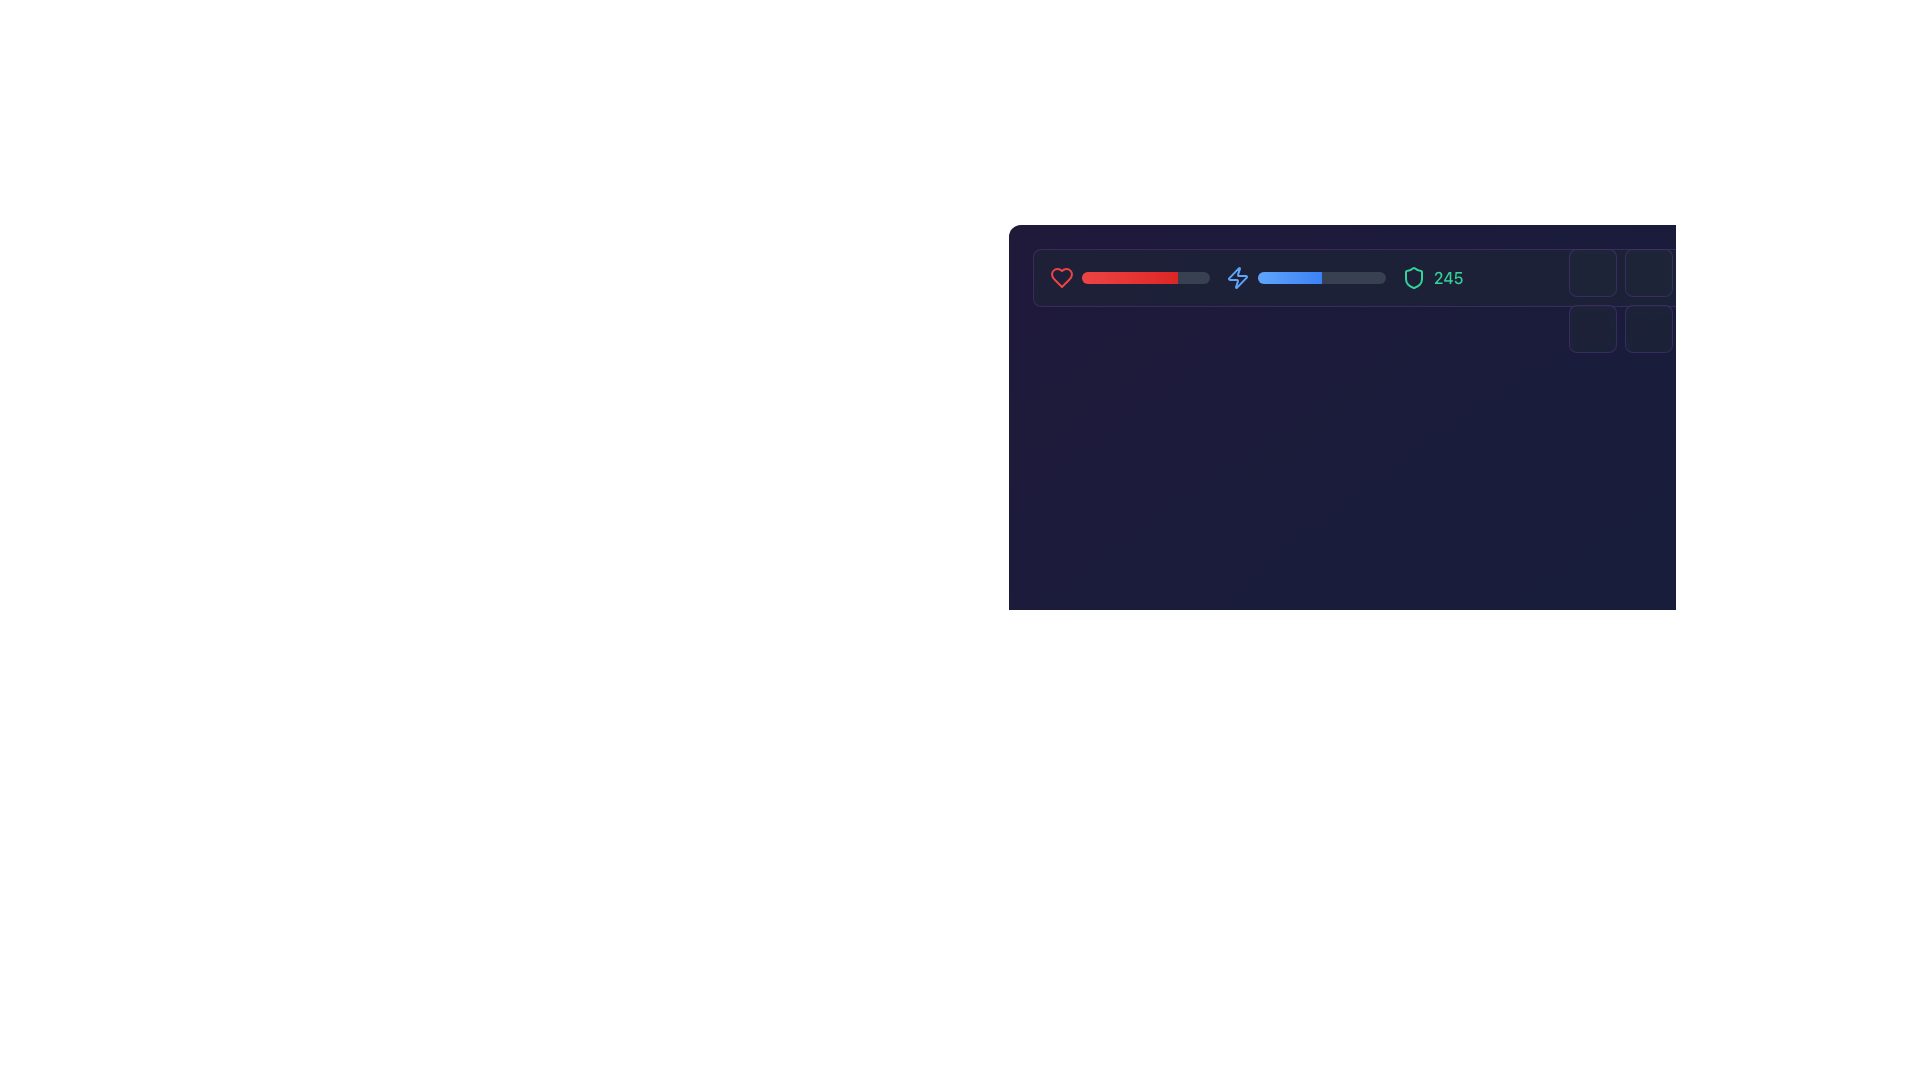 The image size is (1920, 1080). I want to click on the progress visually by focusing on the centrally positioned progress bar that represents a skill or energy level, so click(1321, 277).